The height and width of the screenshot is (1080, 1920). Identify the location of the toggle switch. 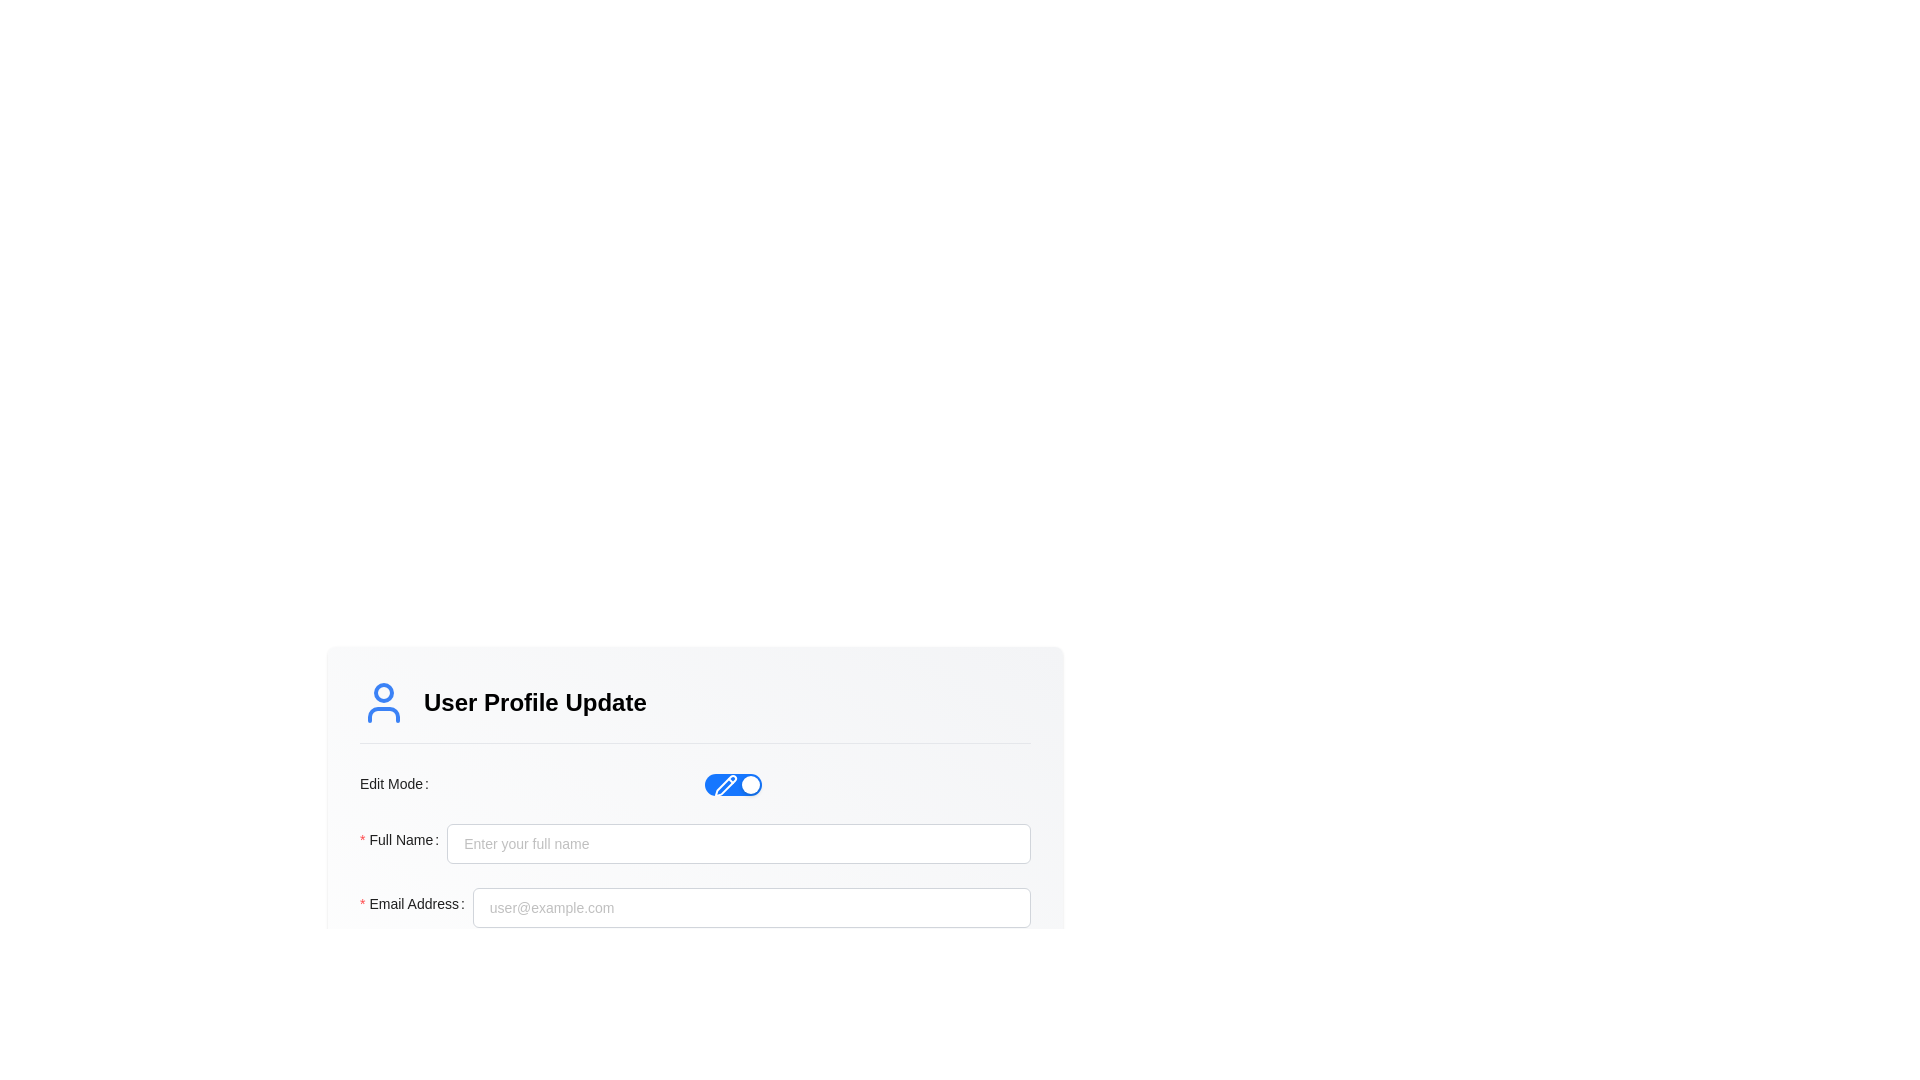
(733, 782).